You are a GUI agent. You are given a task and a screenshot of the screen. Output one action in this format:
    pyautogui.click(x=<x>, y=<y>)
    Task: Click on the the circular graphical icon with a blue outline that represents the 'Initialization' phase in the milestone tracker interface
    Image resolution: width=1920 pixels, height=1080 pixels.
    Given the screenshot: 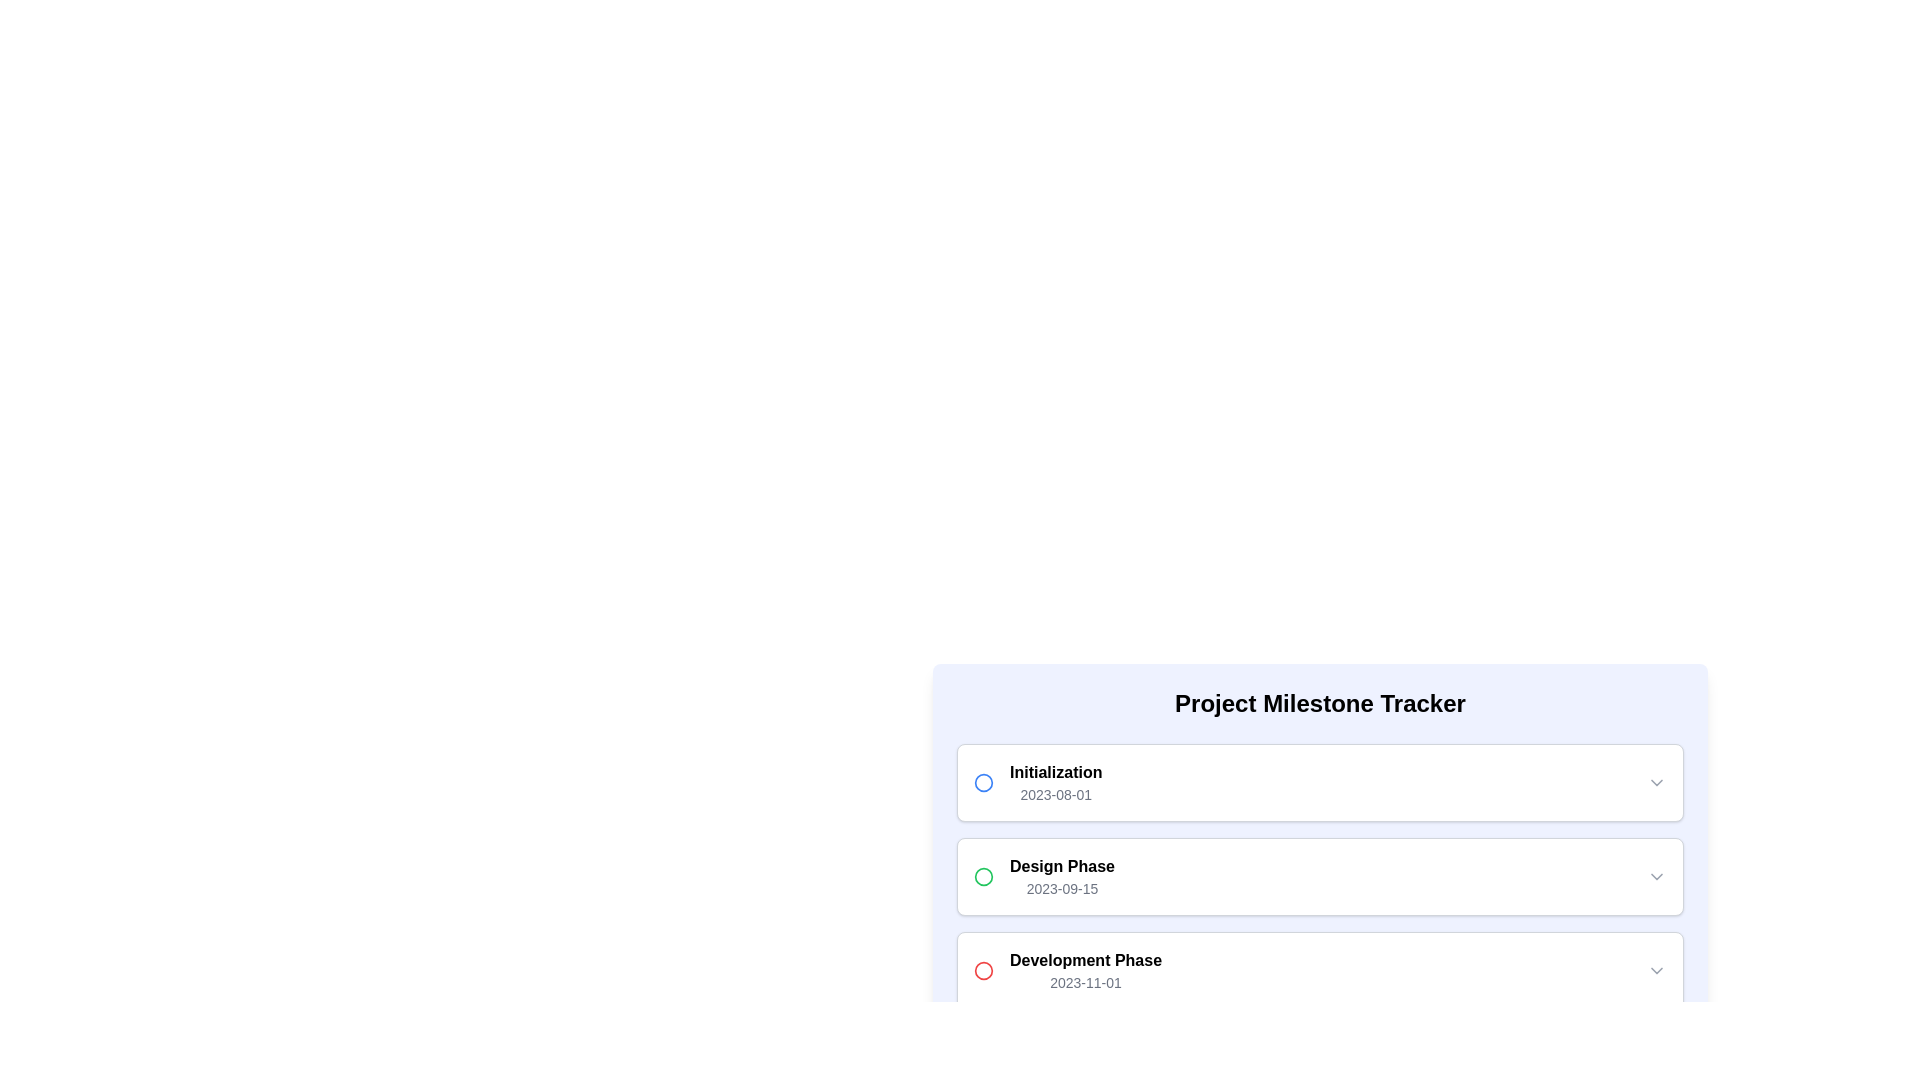 What is the action you would take?
    pyautogui.click(x=983, y=782)
    